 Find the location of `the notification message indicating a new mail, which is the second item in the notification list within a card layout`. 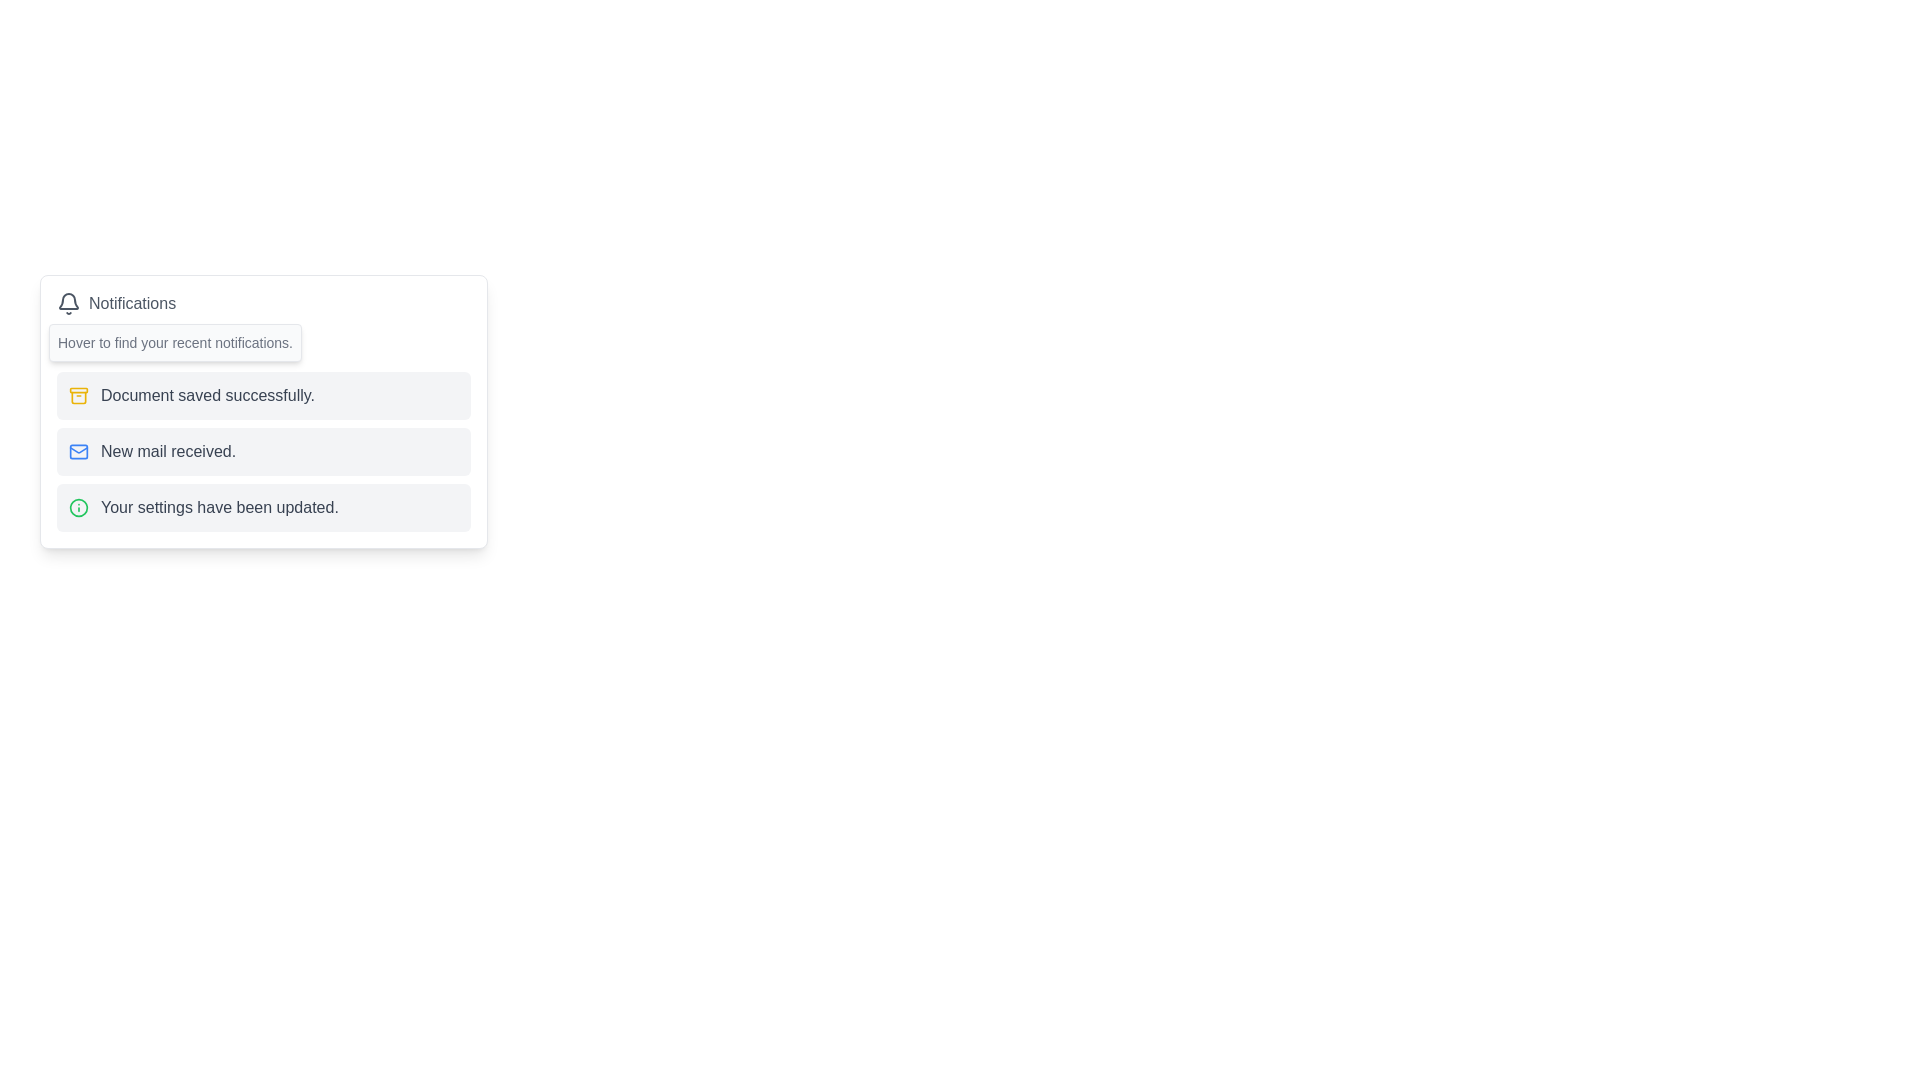

the notification message indicating a new mail, which is the second item in the notification list within a card layout is located at coordinates (168, 451).